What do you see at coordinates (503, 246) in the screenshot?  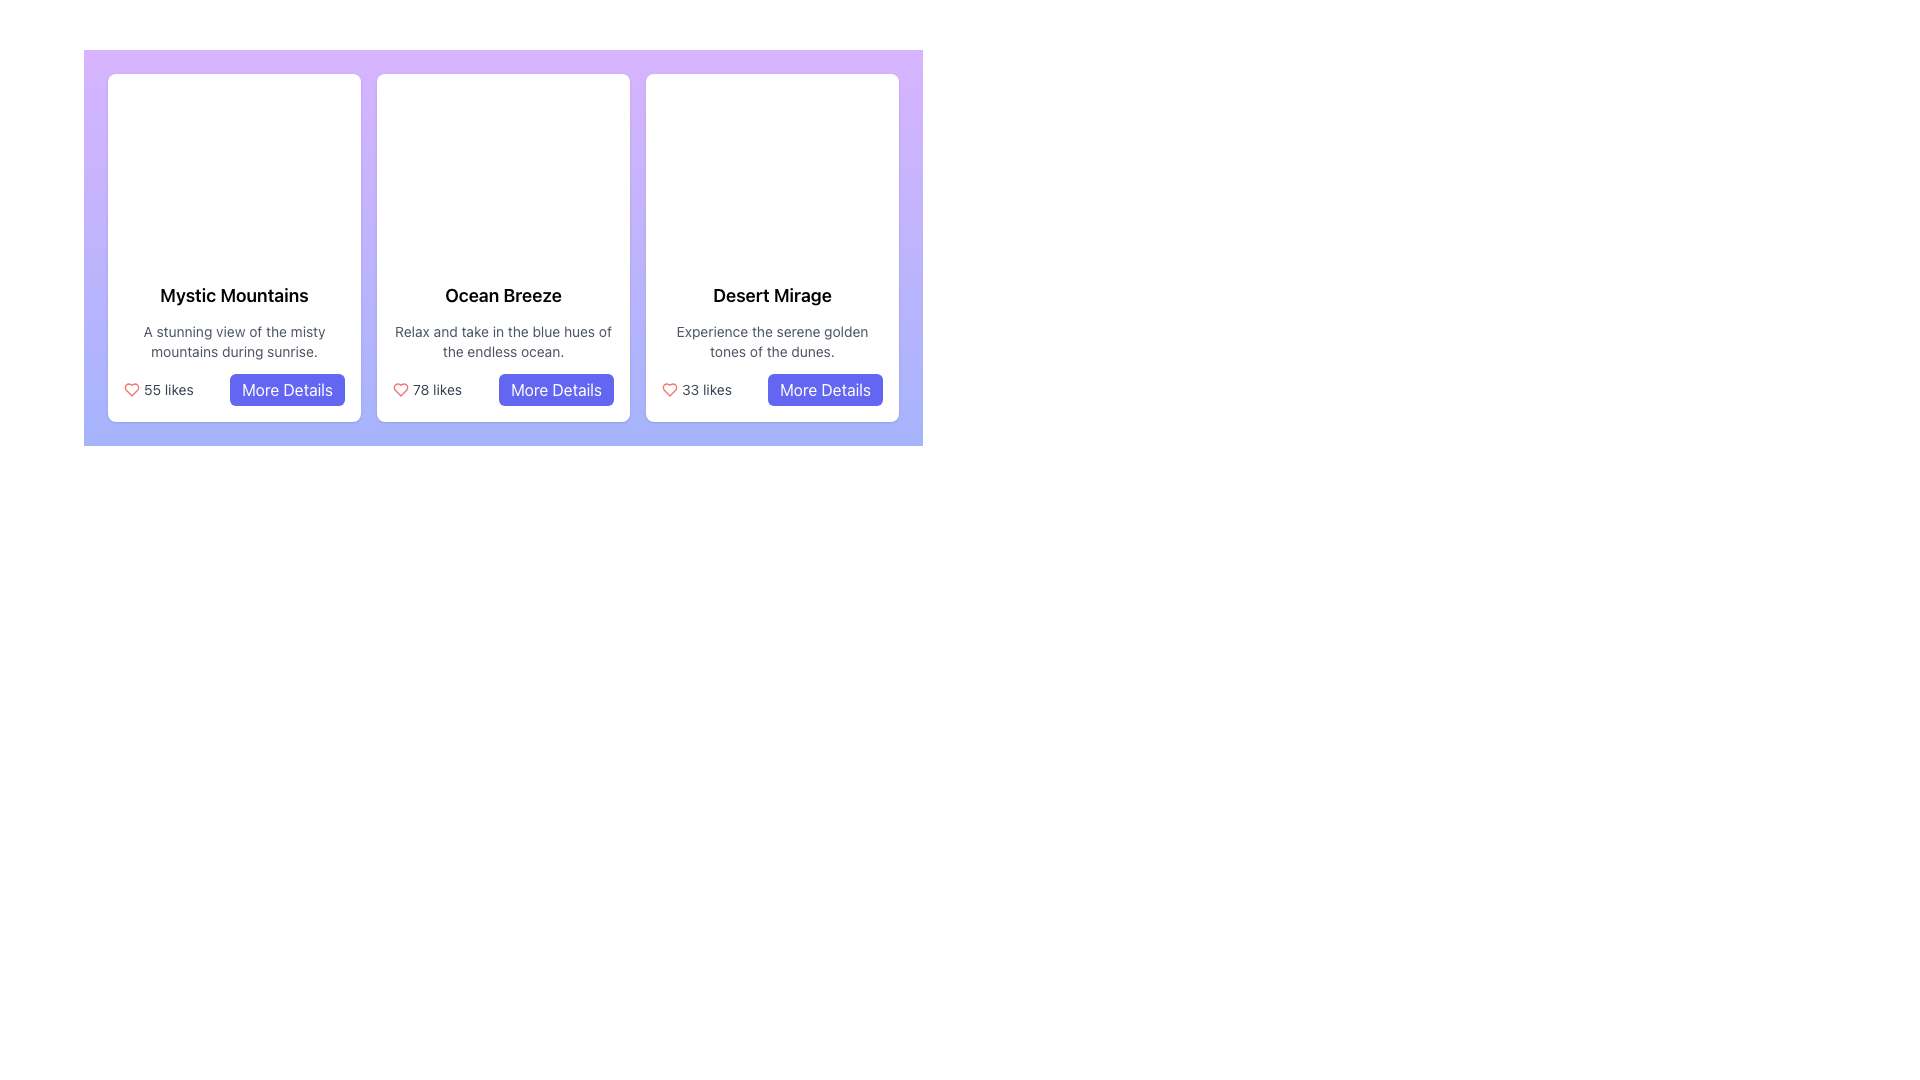 I see `the Informational Card for 'Ocean Breeze', which is the second card in a horizontal grid layout between 'Mystic Mountains' and 'Desert Mirage'` at bounding box center [503, 246].